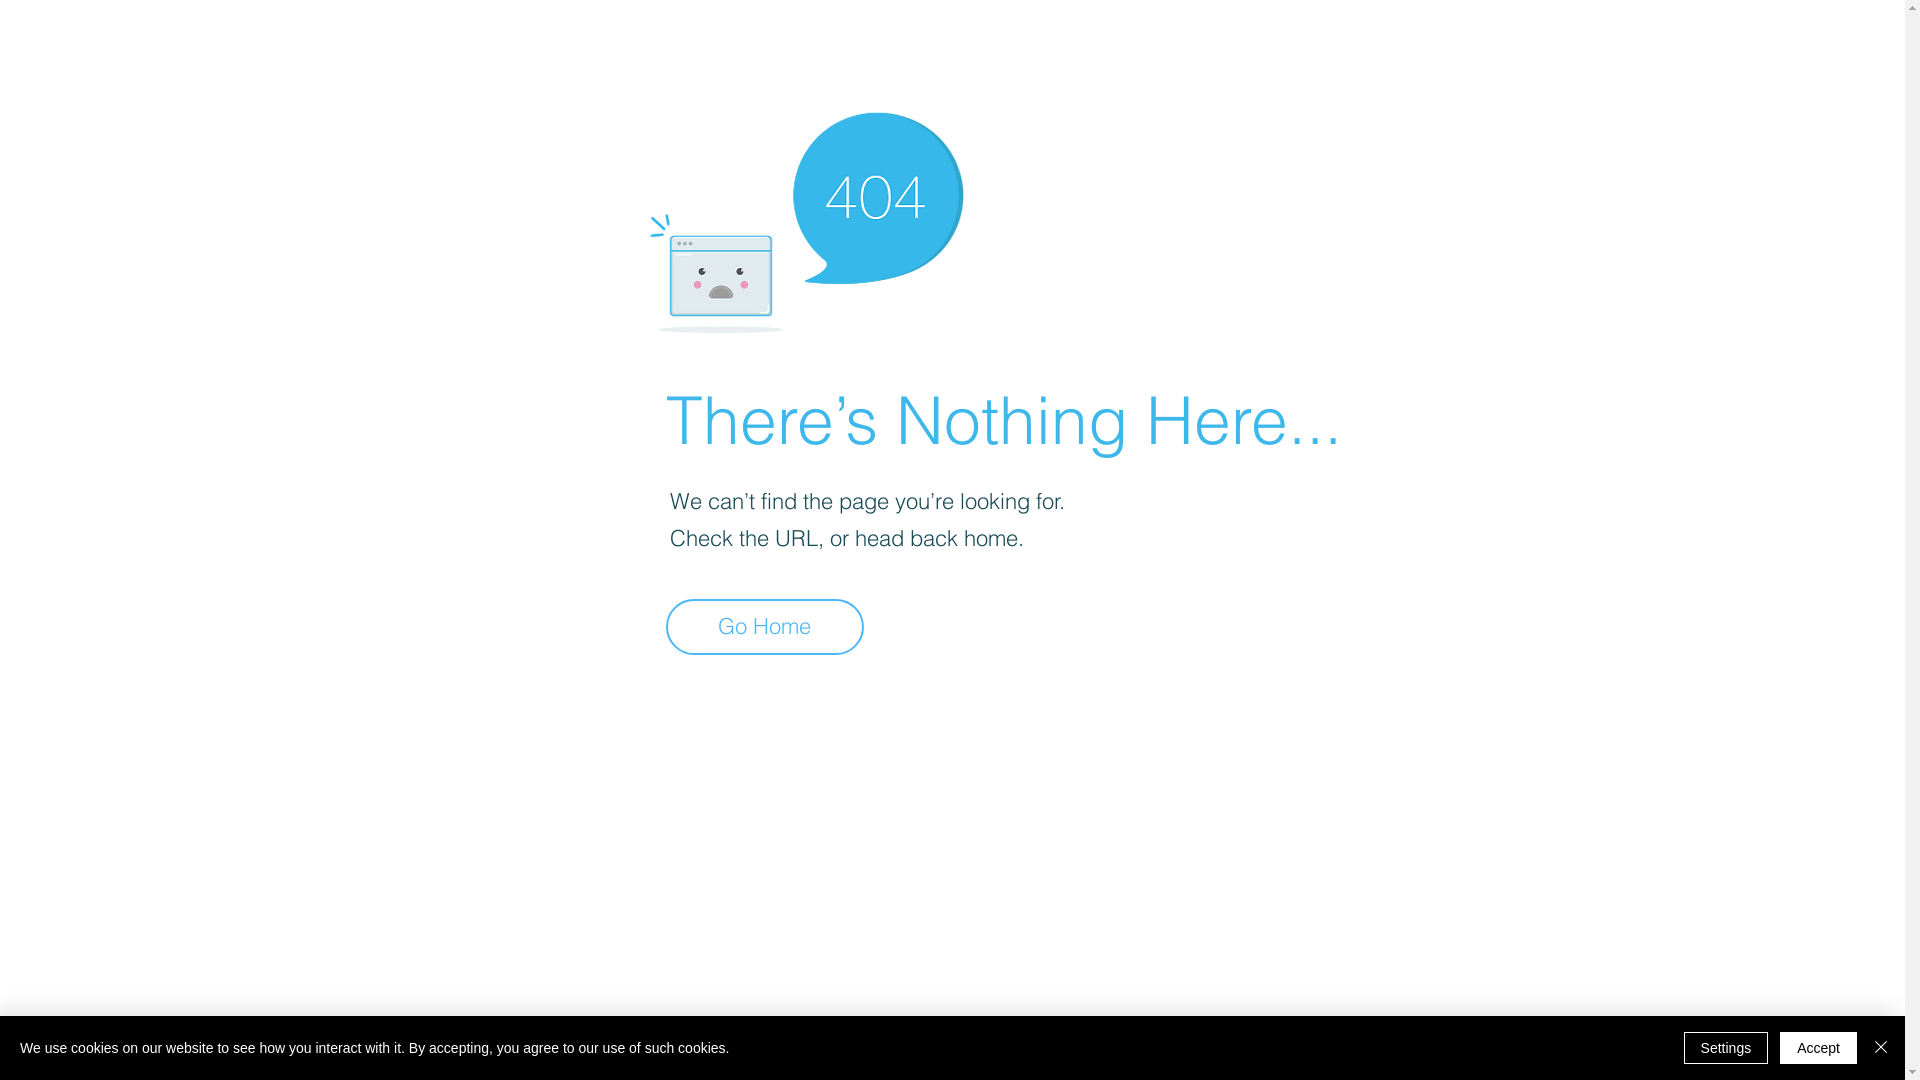 Image resolution: width=1920 pixels, height=1080 pixels. What do you see at coordinates (805, 217) in the screenshot?
I see `'404-icon_2.png'` at bounding box center [805, 217].